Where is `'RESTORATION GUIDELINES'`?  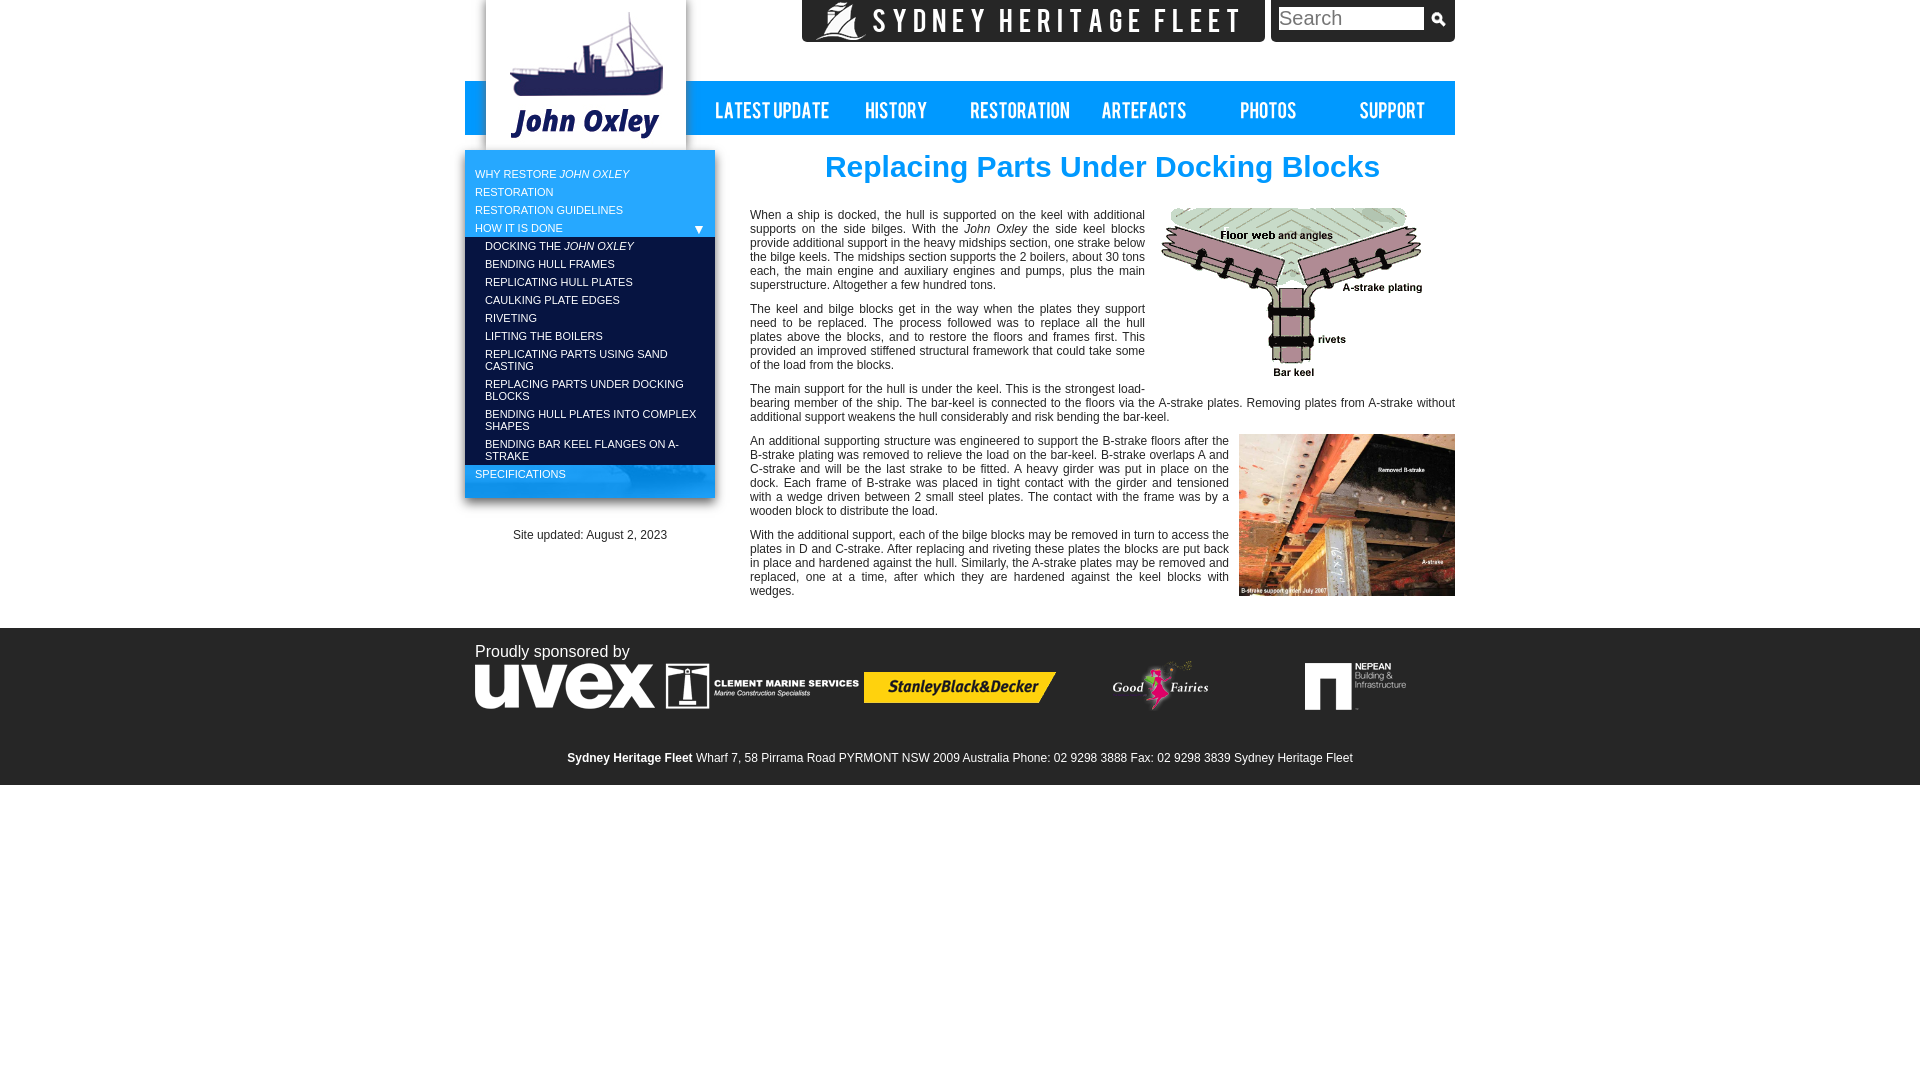
'RESTORATION GUIDELINES' is located at coordinates (464, 209).